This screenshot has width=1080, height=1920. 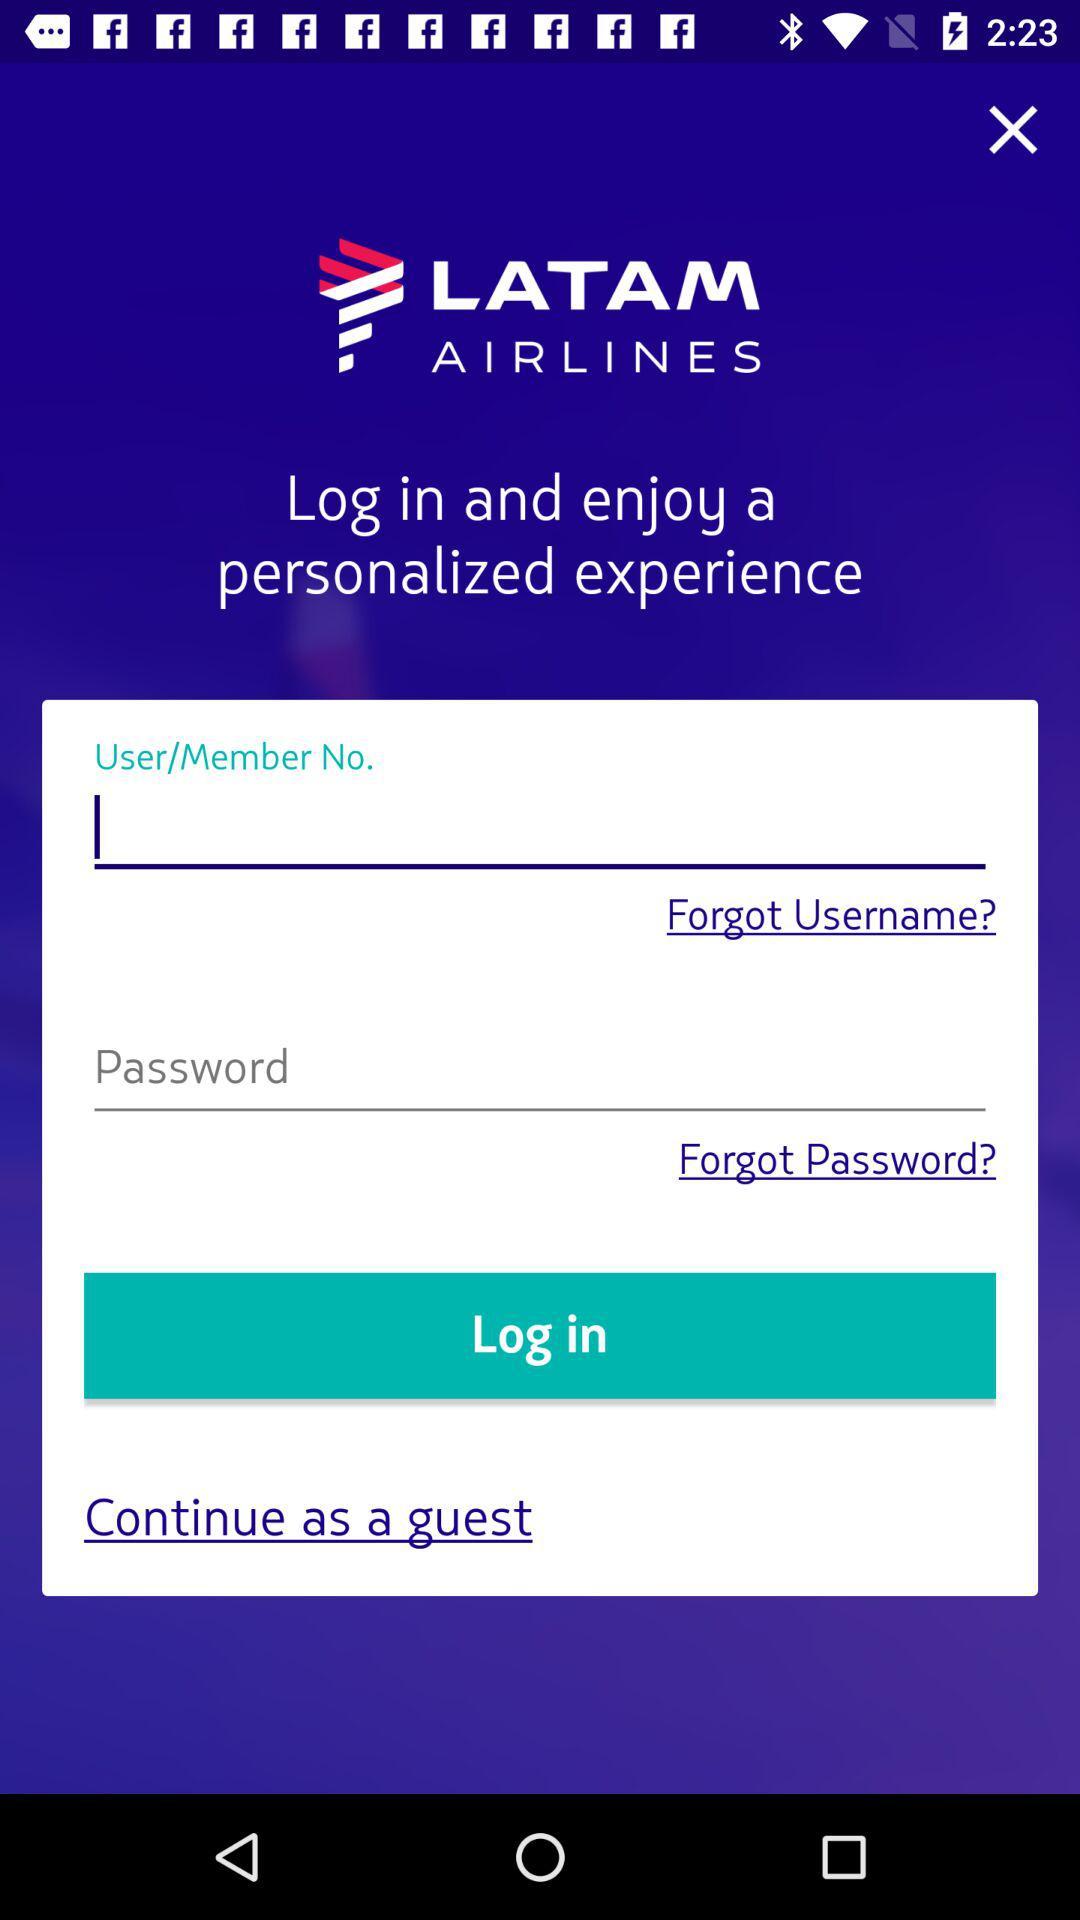 What do you see at coordinates (540, 1071) in the screenshot?
I see `password` at bounding box center [540, 1071].